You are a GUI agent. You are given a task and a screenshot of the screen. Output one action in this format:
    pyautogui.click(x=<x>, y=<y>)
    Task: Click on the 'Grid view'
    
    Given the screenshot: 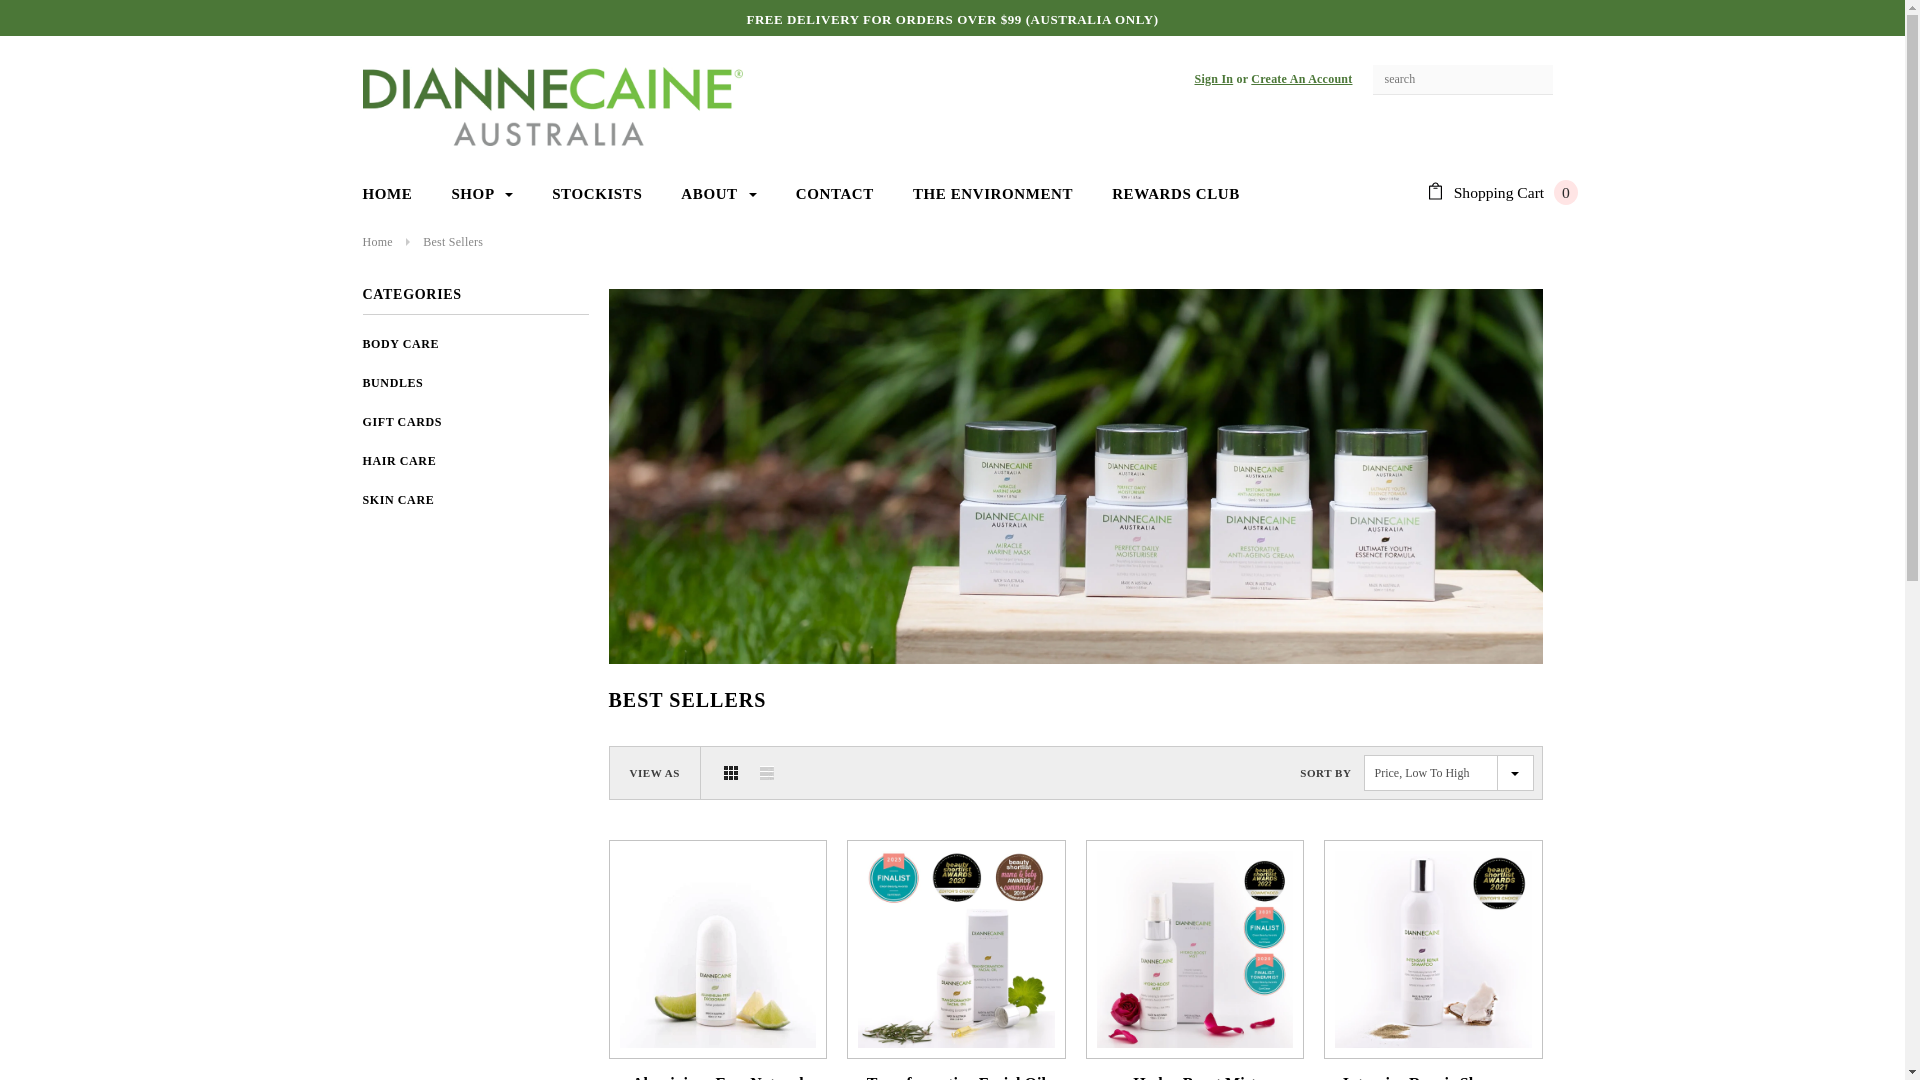 What is the action you would take?
    pyautogui.click(x=729, y=771)
    